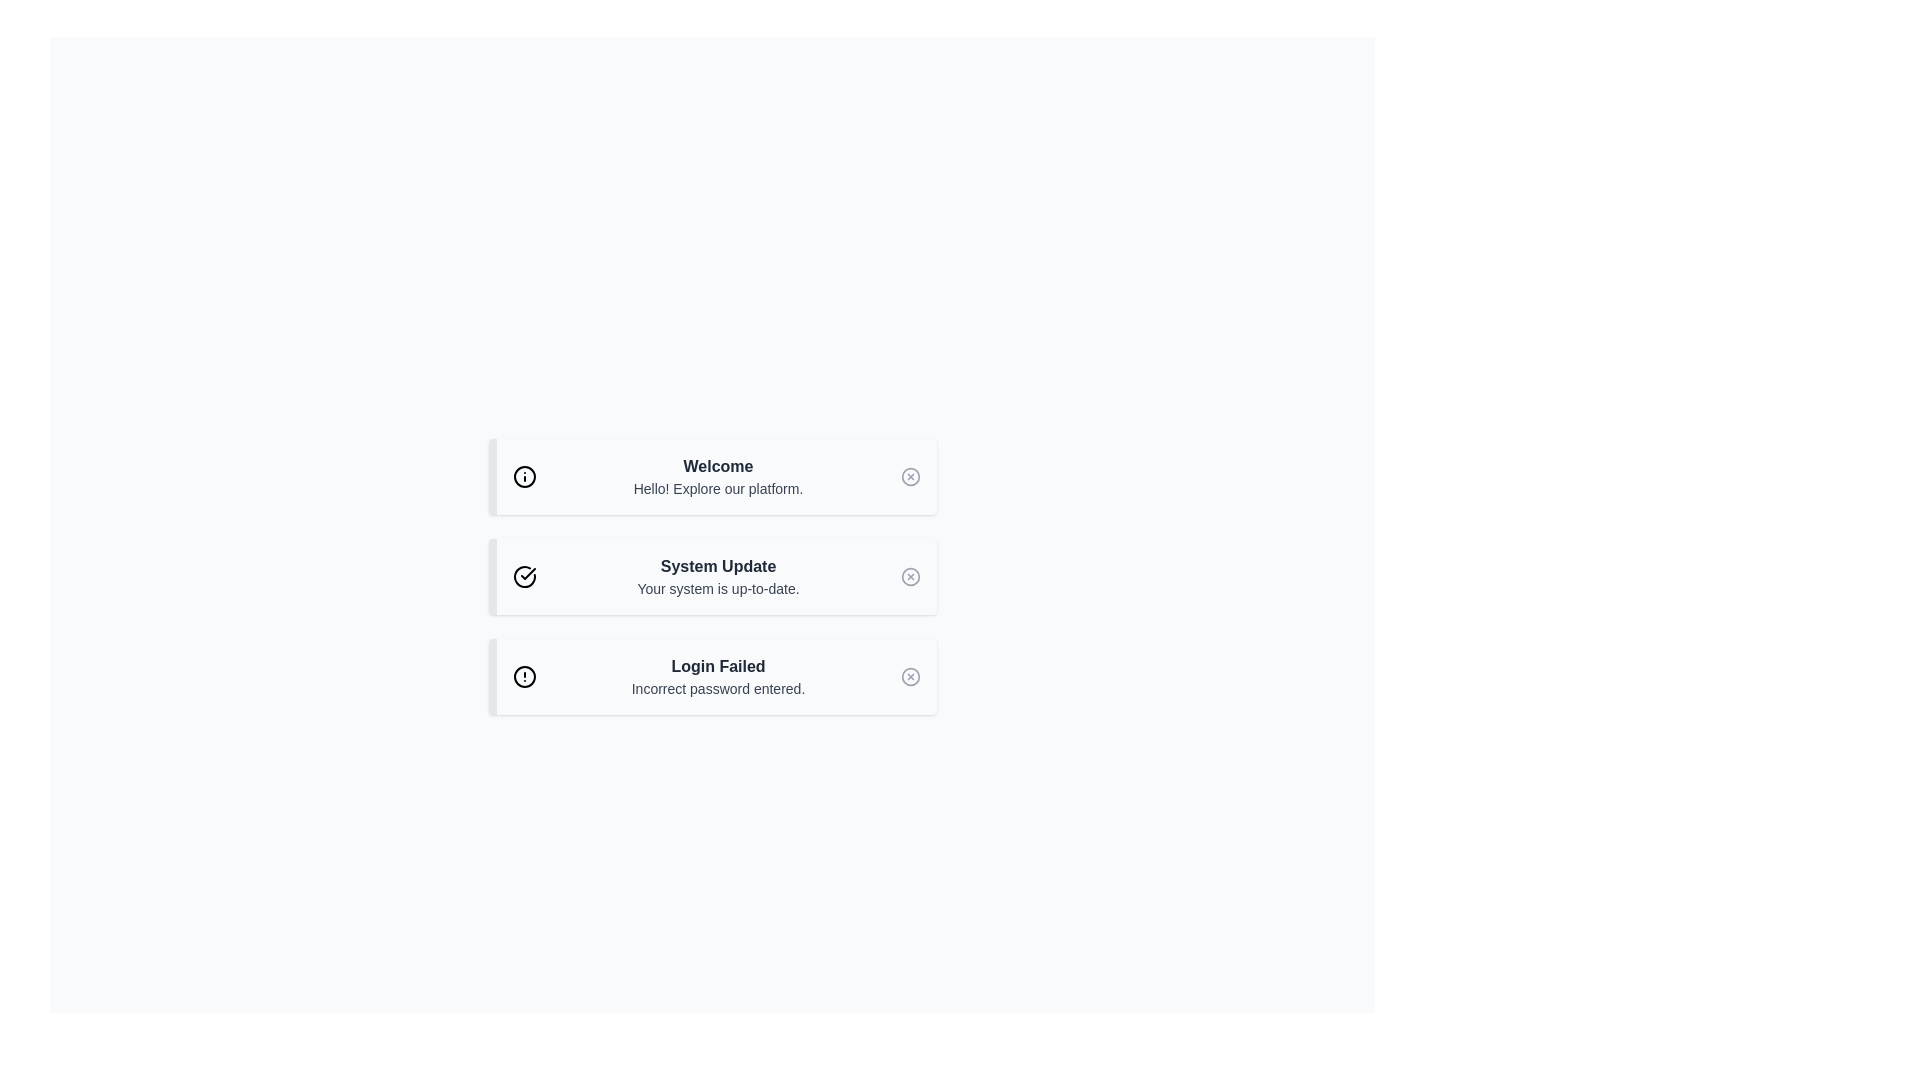  Describe the element at coordinates (909, 577) in the screenshot. I see `the decorative circle SVG element that indicates the option to dismiss the 'System Update' notification` at that location.